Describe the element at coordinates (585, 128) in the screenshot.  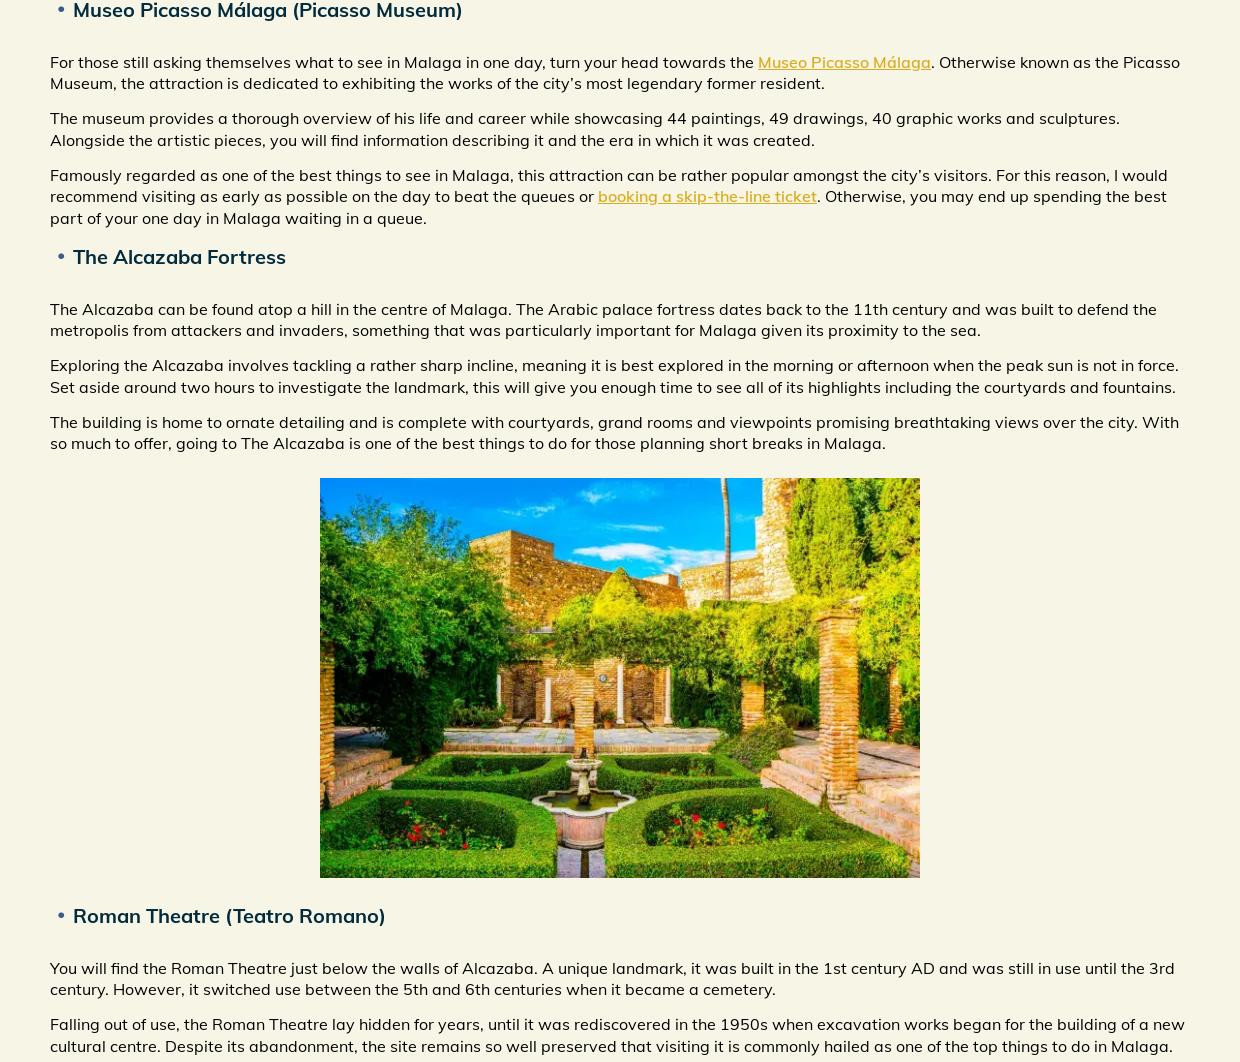
I see `'The museum provides a thorough overview of his life and career while showcasing 44 paintings, 49 drawings, 40 graphic works and sculptures. Alongside the artistic pieces, you will find information describing it and the era in which it was created.'` at that location.